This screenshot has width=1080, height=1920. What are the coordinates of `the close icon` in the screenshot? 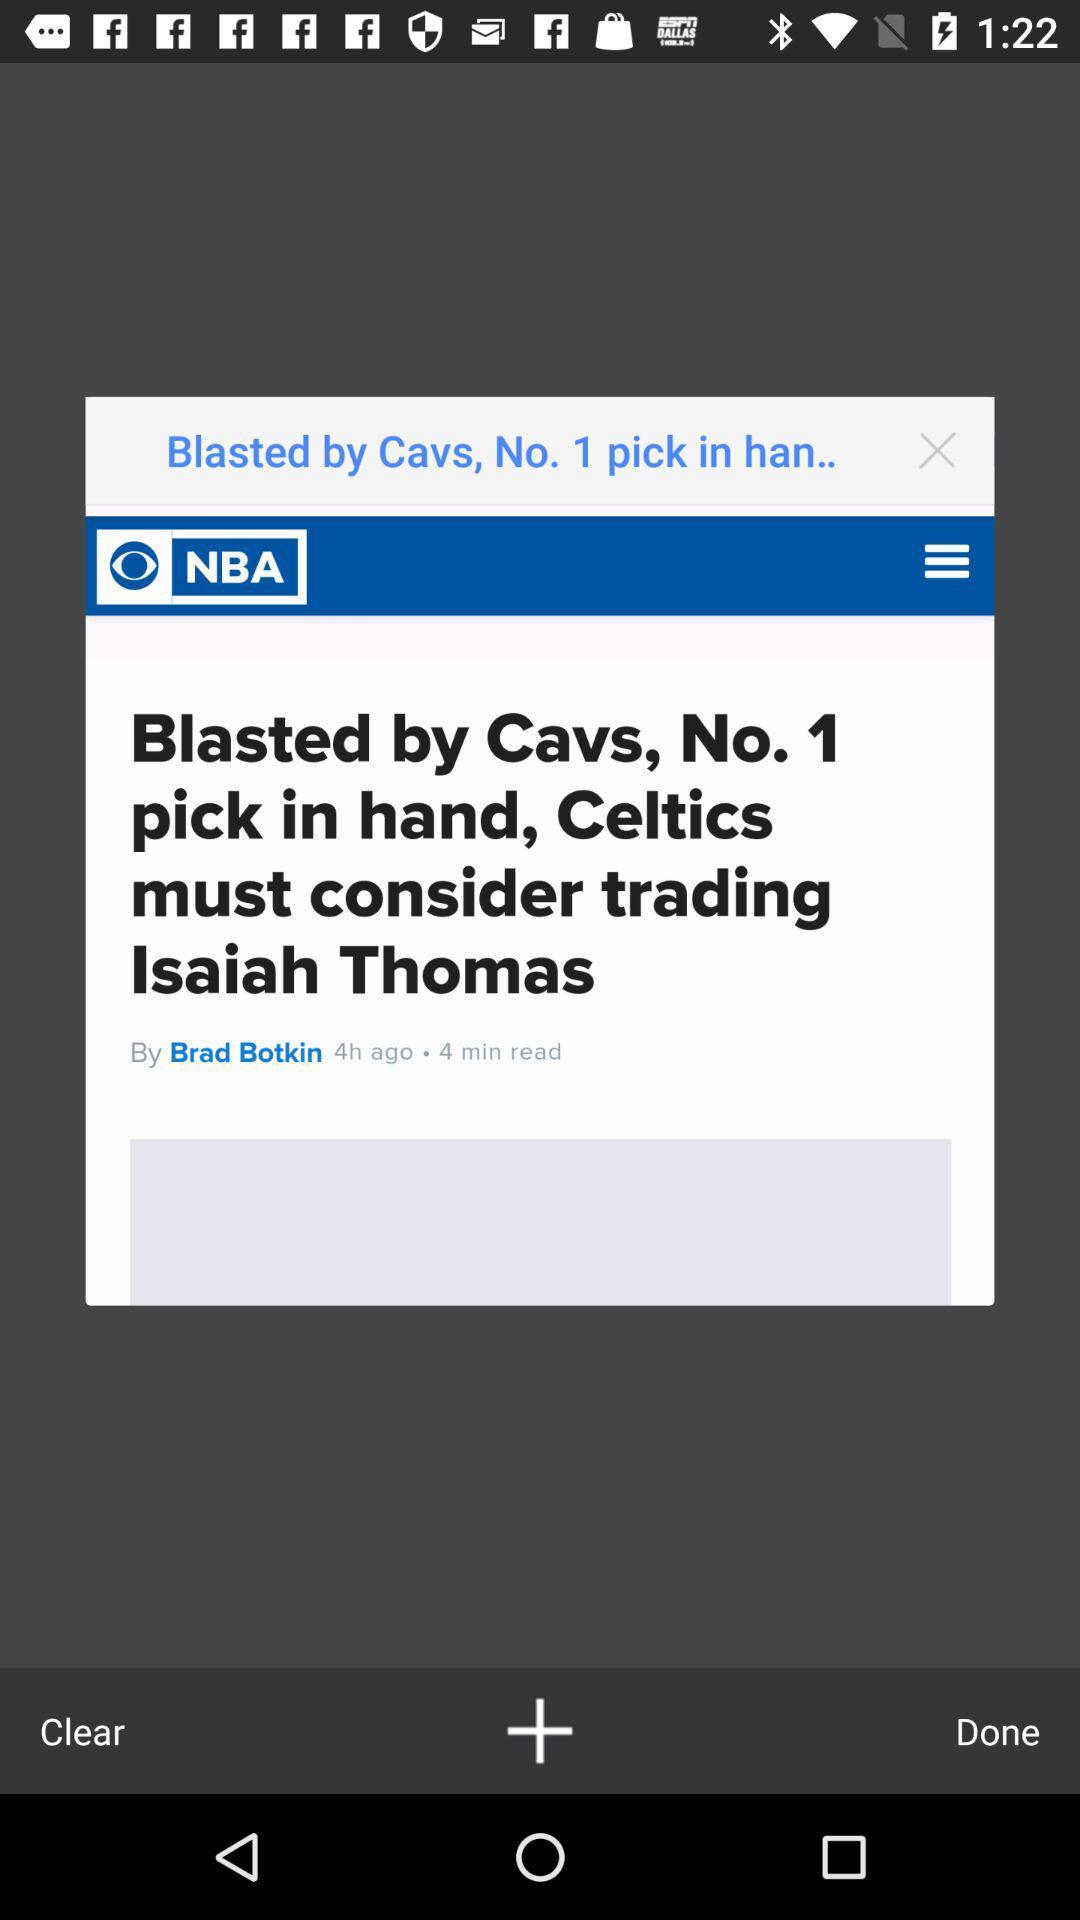 It's located at (937, 481).